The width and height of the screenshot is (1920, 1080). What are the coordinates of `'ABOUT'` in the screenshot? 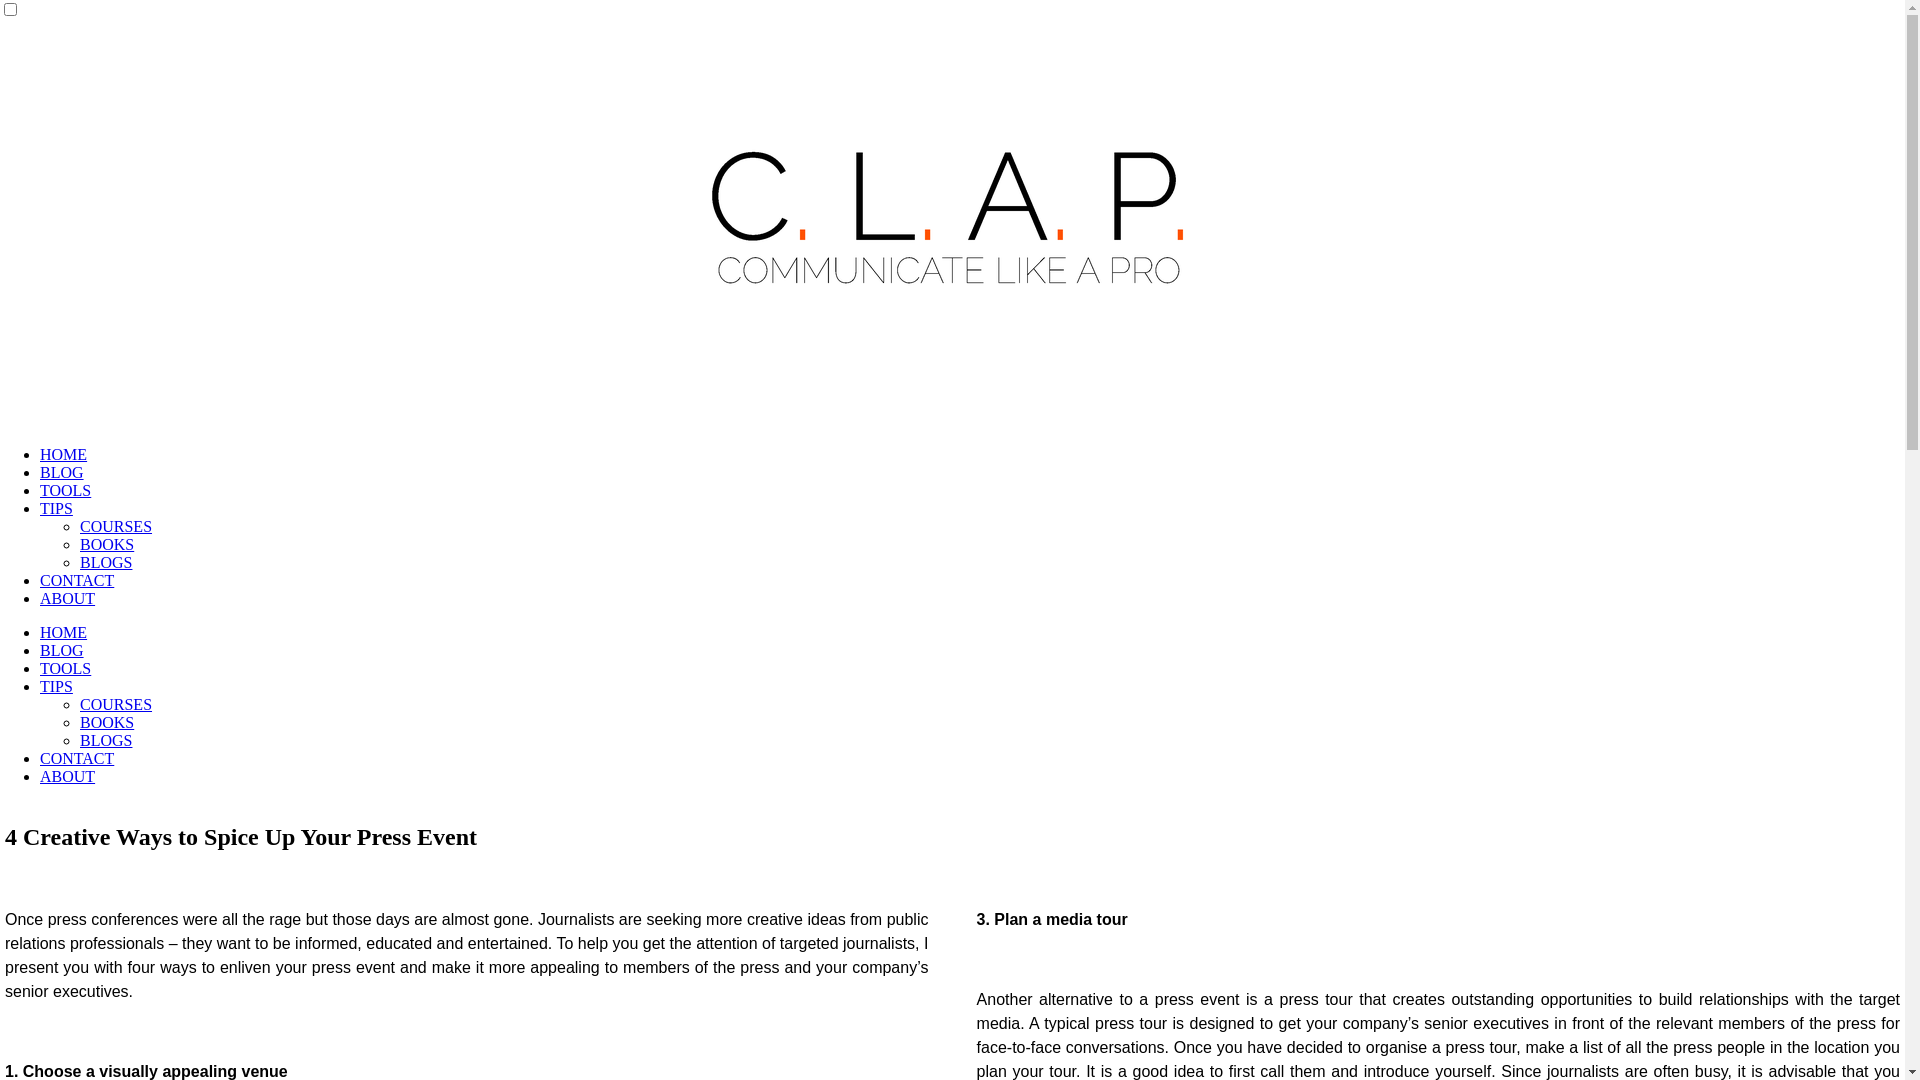 It's located at (39, 597).